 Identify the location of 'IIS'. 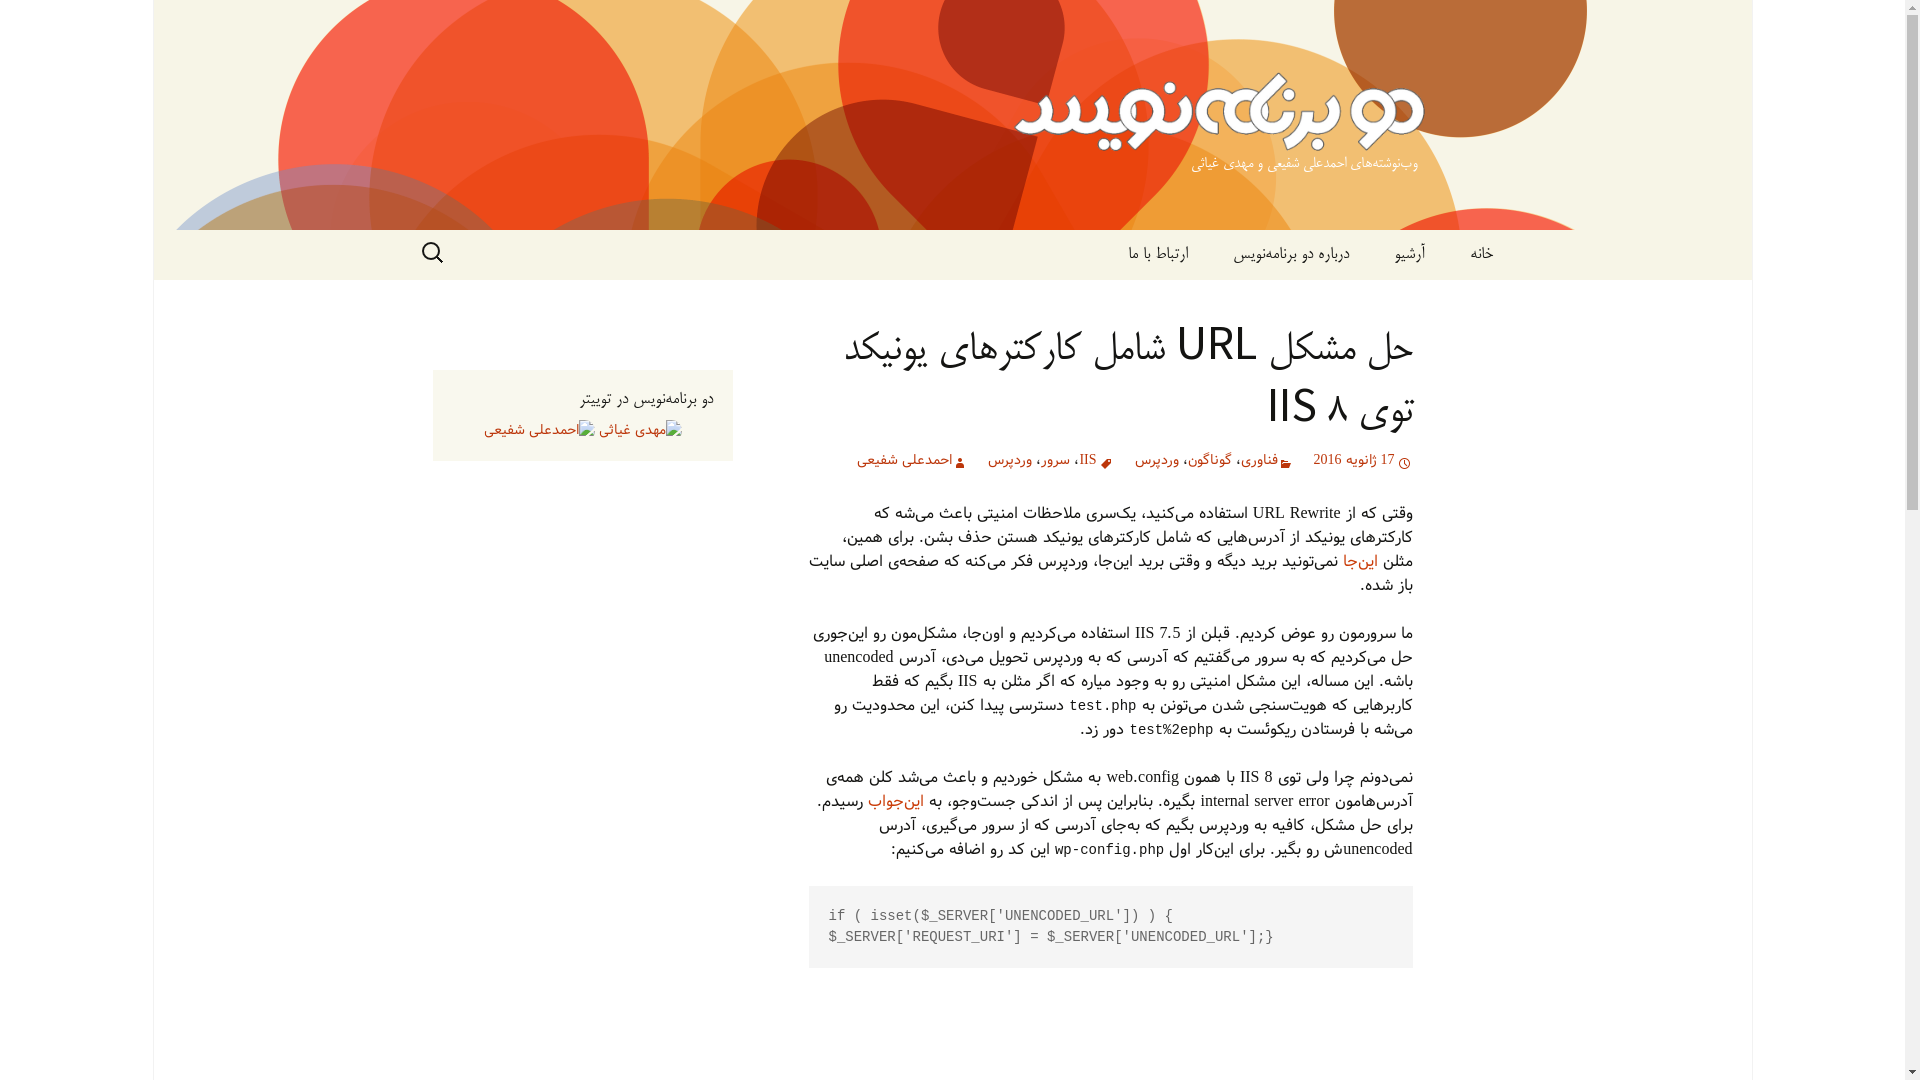
(1095, 461).